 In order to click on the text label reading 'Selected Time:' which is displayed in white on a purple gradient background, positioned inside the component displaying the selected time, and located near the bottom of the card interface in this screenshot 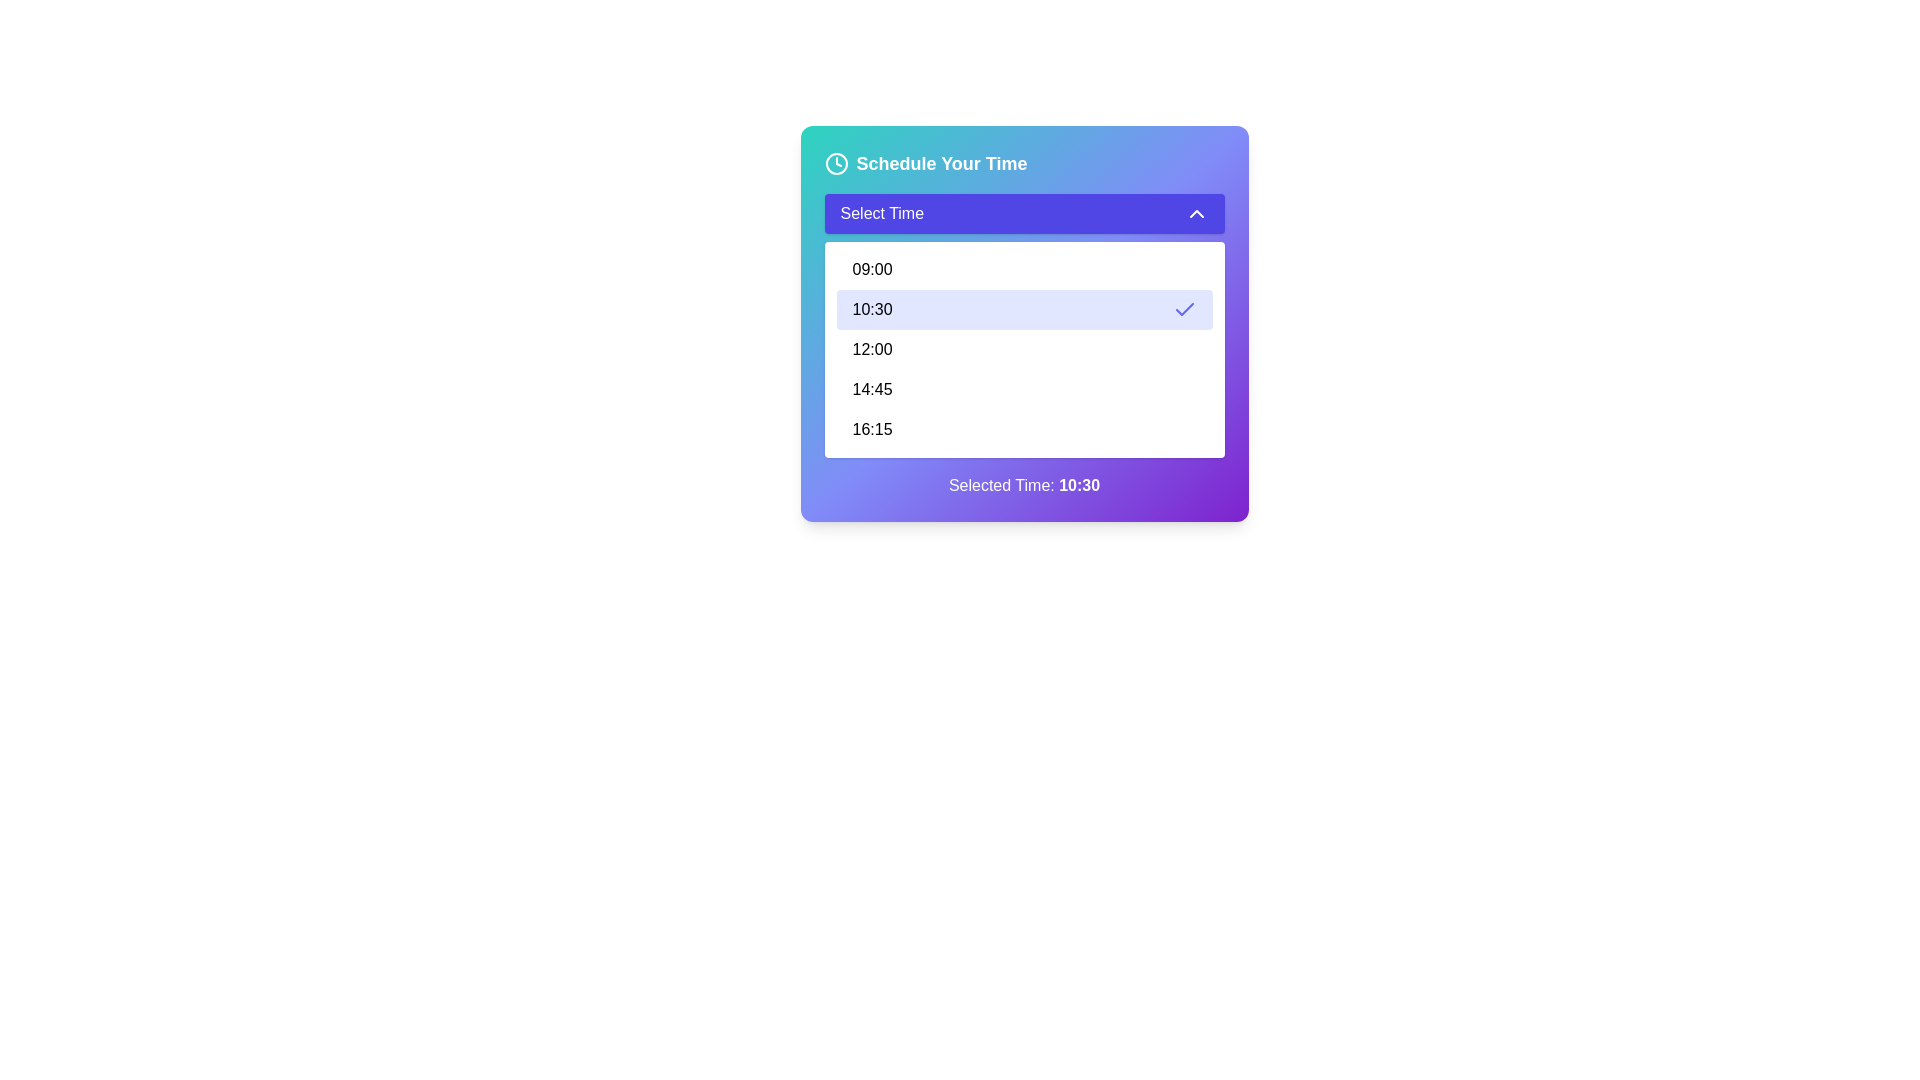, I will do `click(1003, 485)`.